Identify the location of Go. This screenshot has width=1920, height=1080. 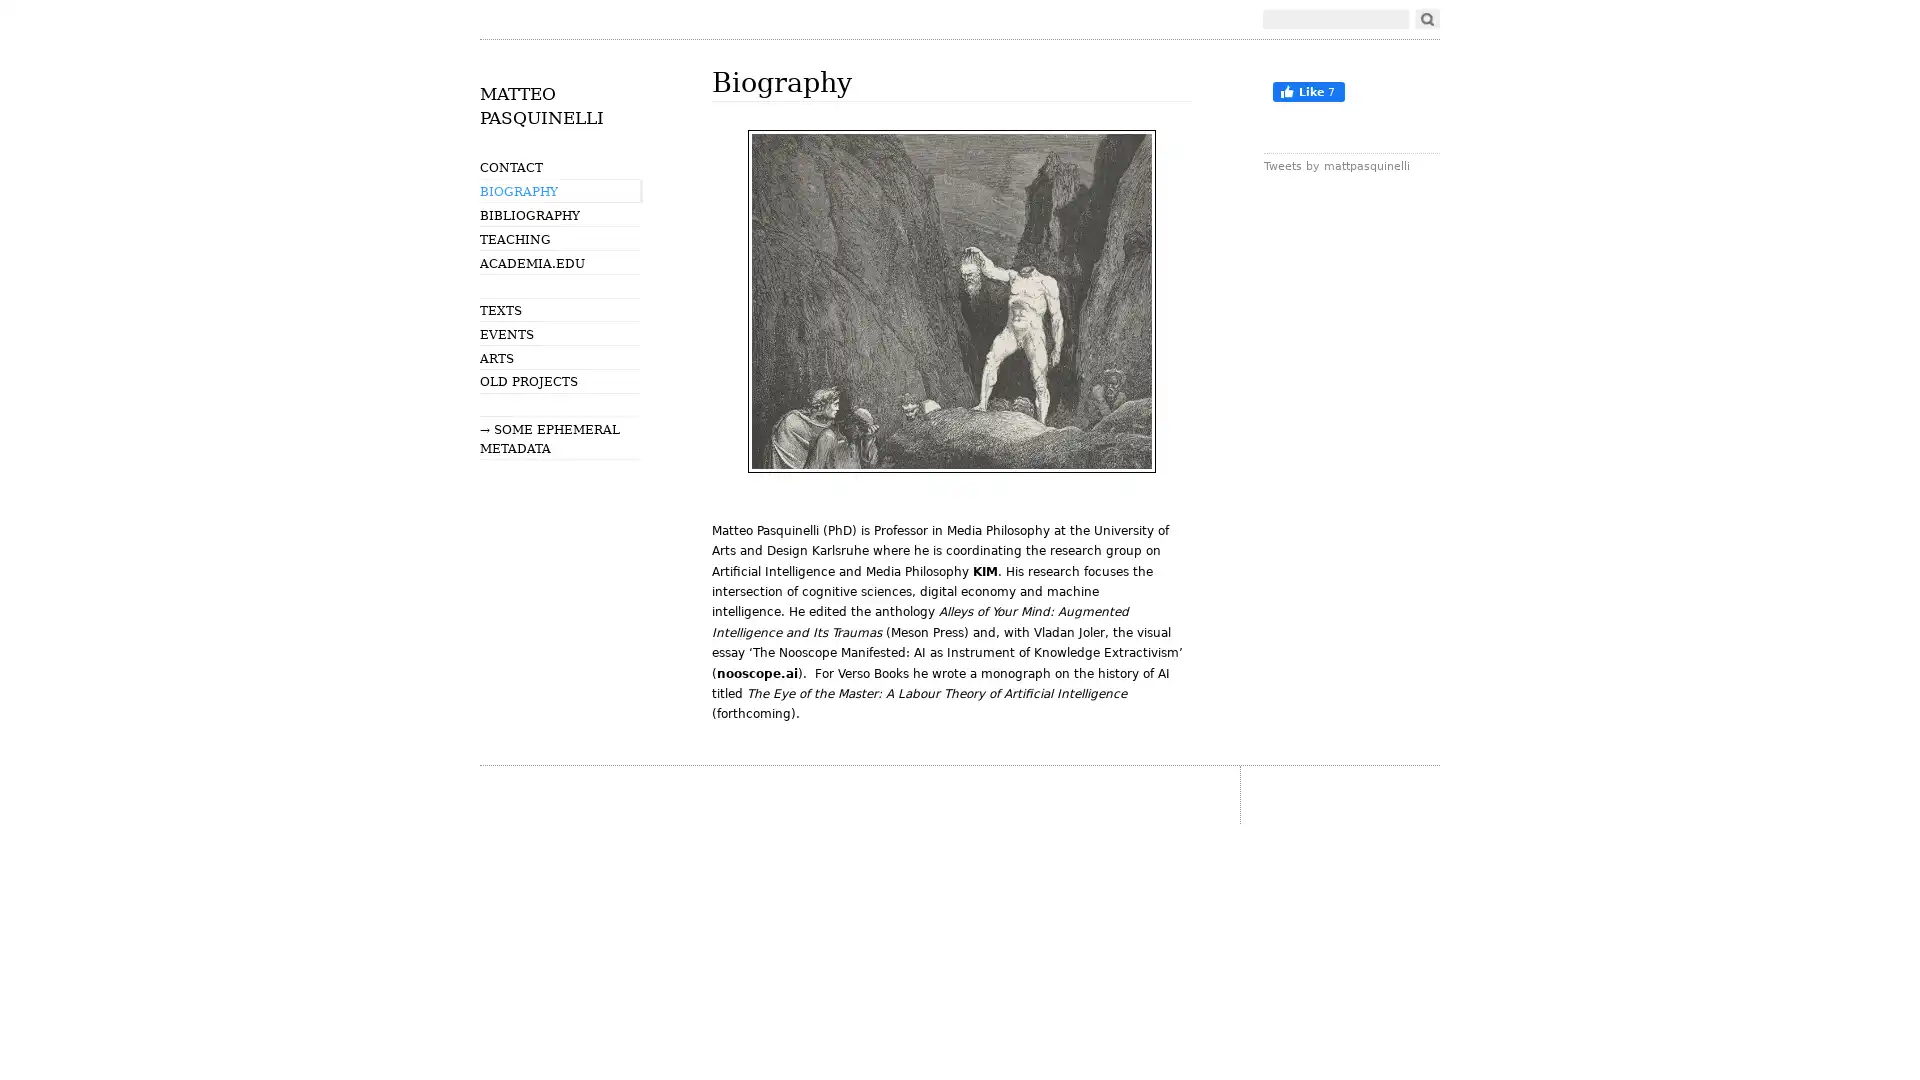
(1426, 19).